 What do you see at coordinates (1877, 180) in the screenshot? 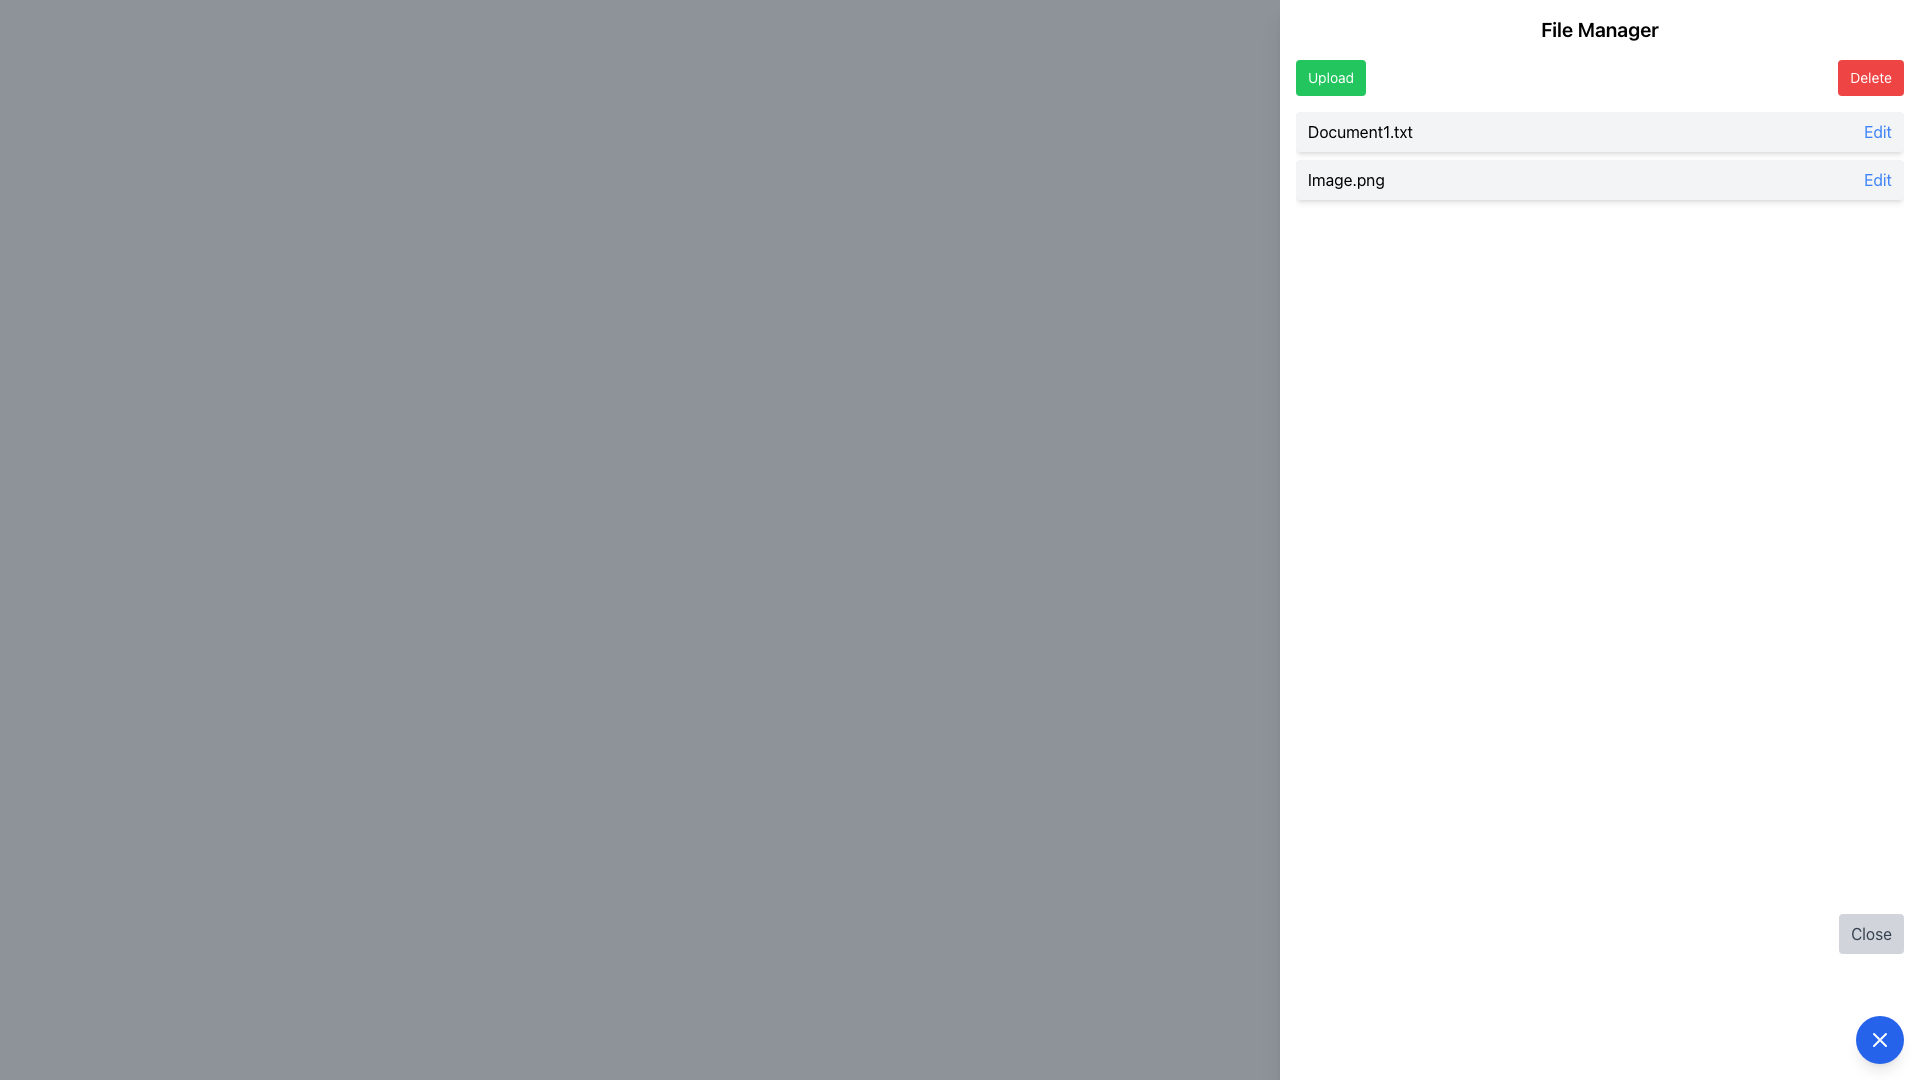
I see `the blue, underlined text link labeled 'Edit' located on the second row of a file list in a centered panel` at bounding box center [1877, 180].